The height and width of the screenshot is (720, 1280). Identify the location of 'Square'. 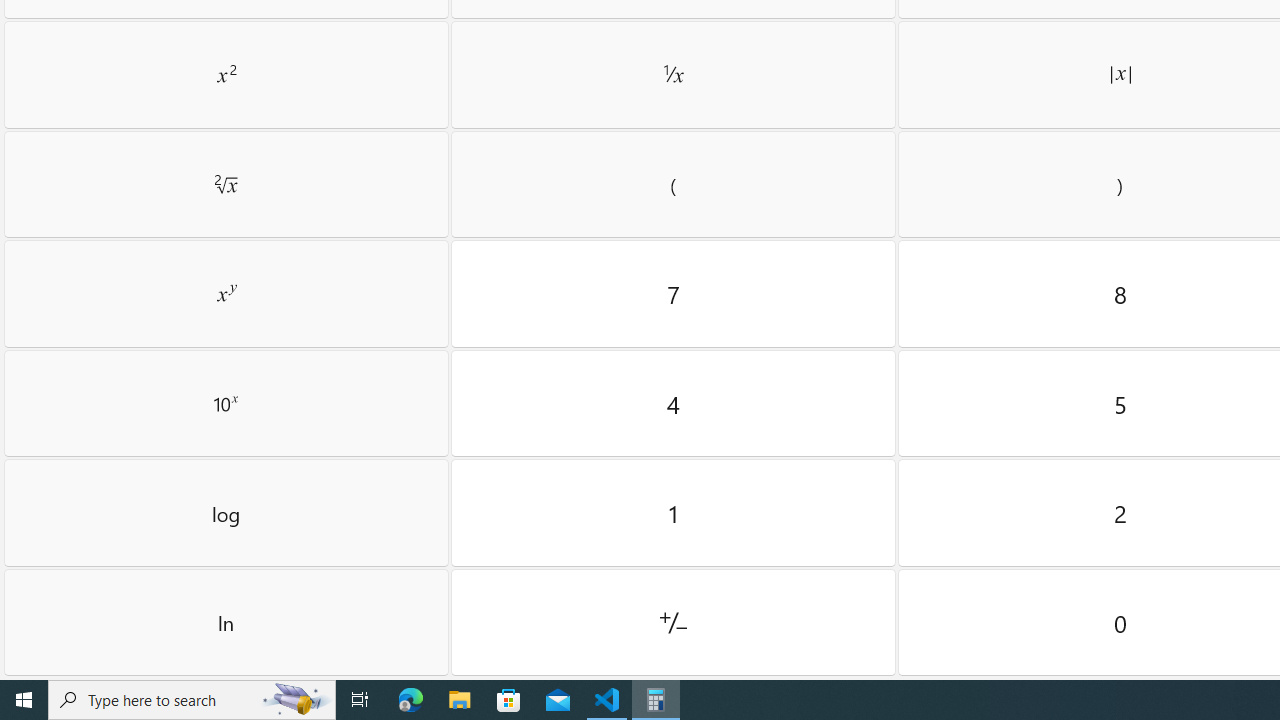
(226, 73).